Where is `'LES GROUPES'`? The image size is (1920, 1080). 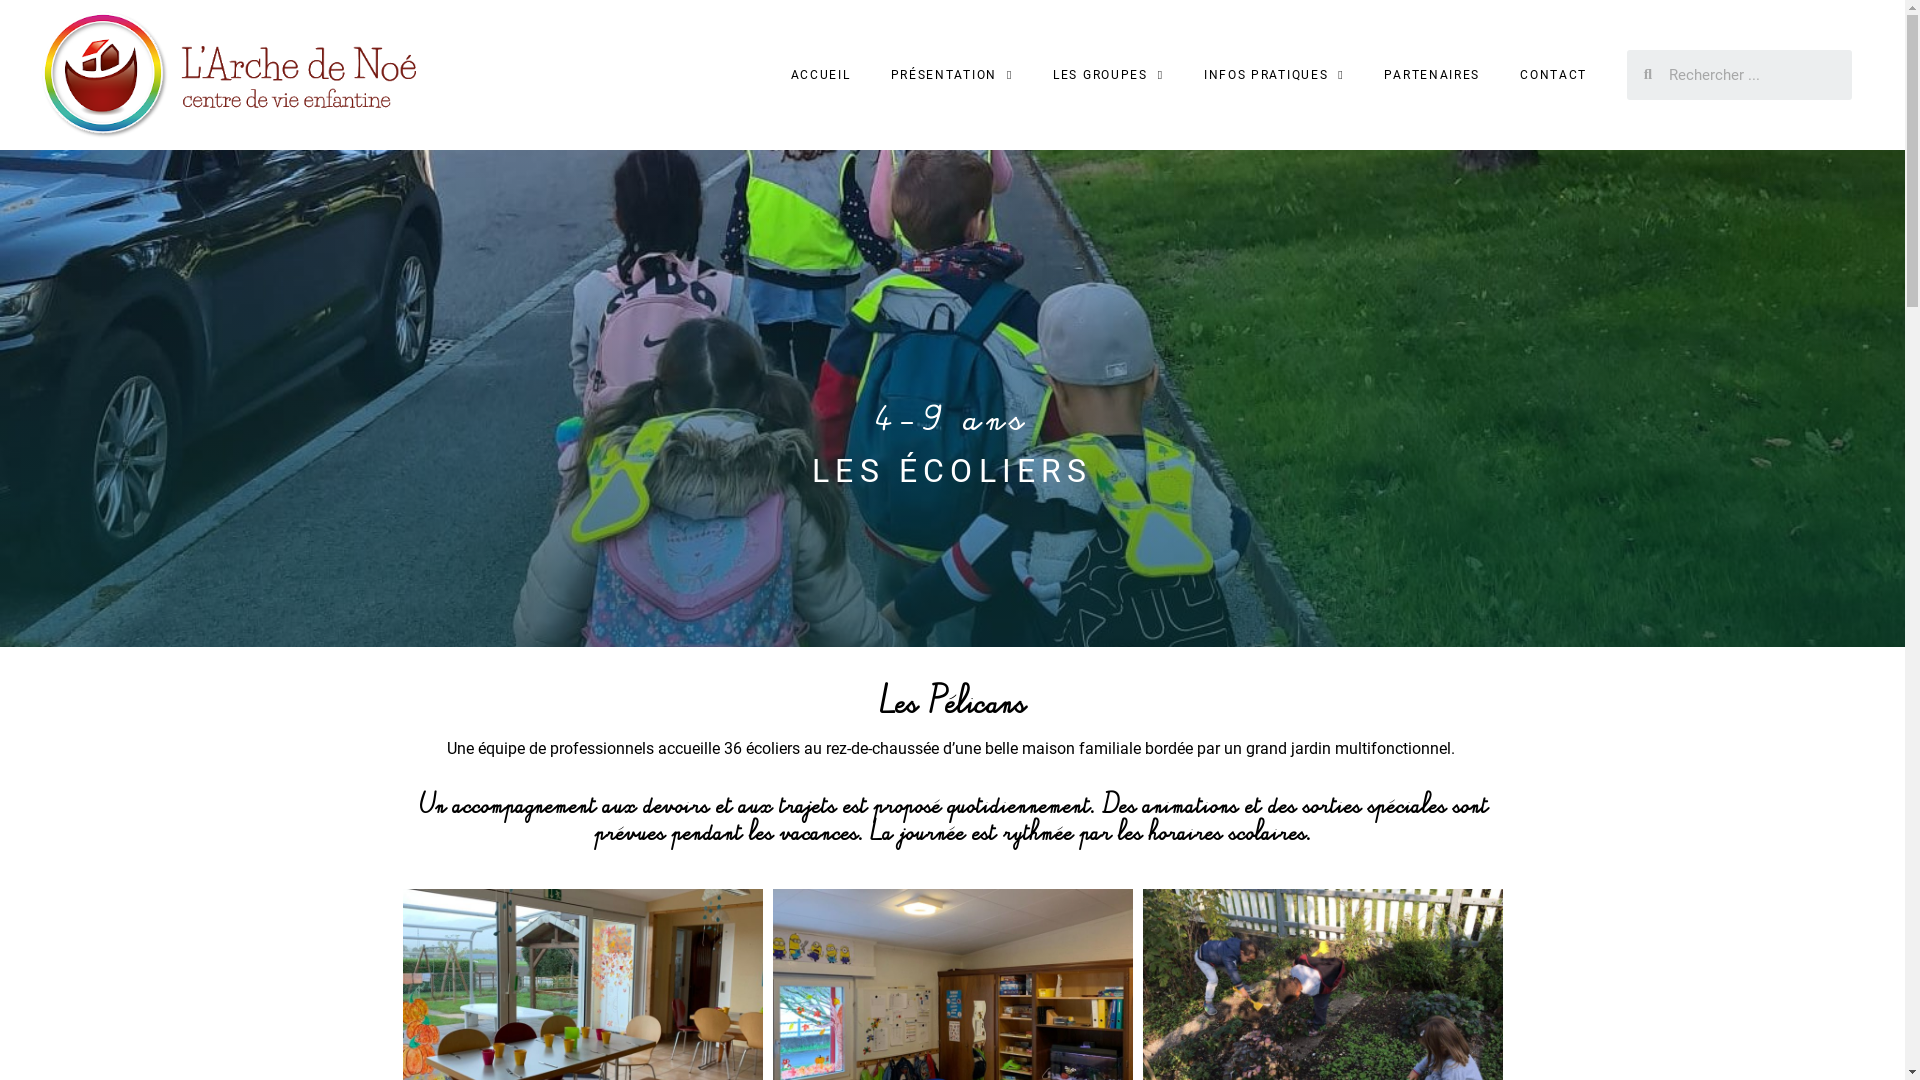 'LES GROUPES' is located at coordinates (1107, 73).